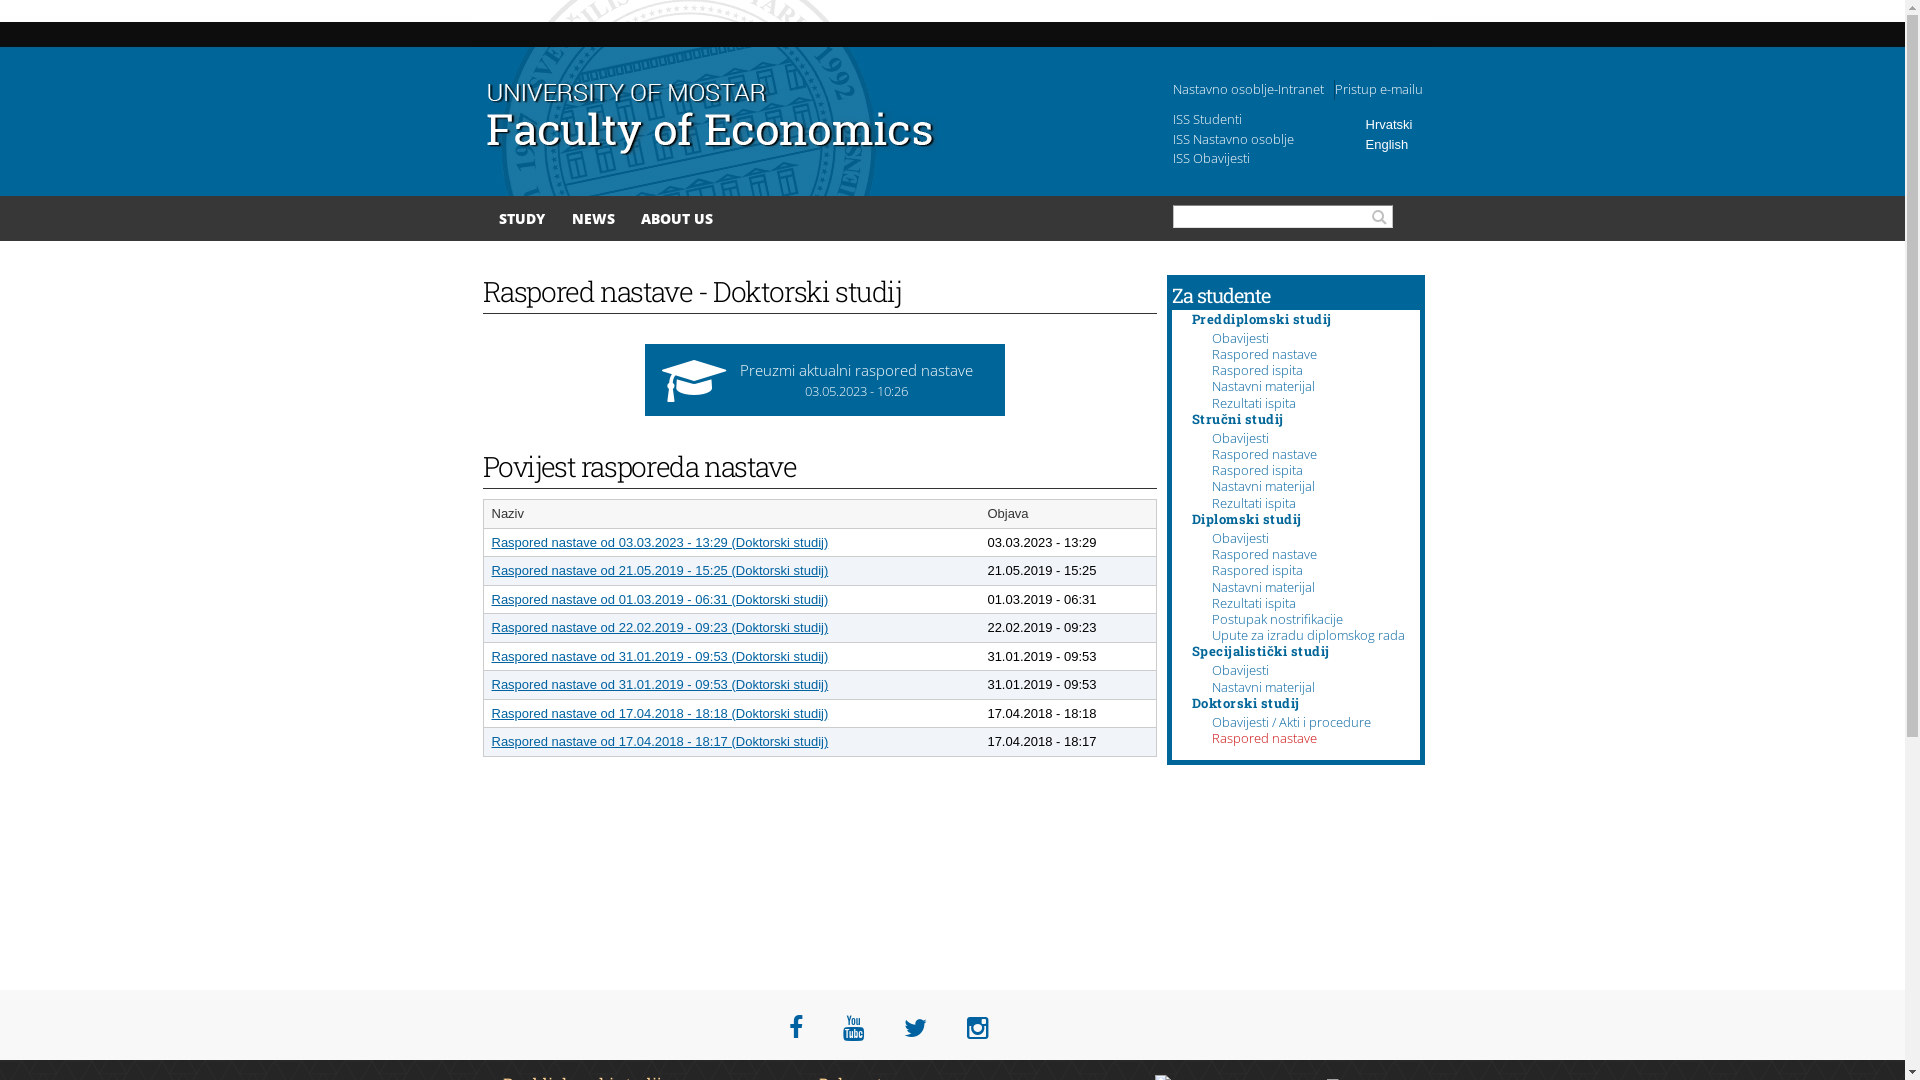 The height and width of the screenshot is (1080, 1920). Describe the element at coordinates (1252, 601) in the screenshot. I see `'Rezultati ispita'` at that location.